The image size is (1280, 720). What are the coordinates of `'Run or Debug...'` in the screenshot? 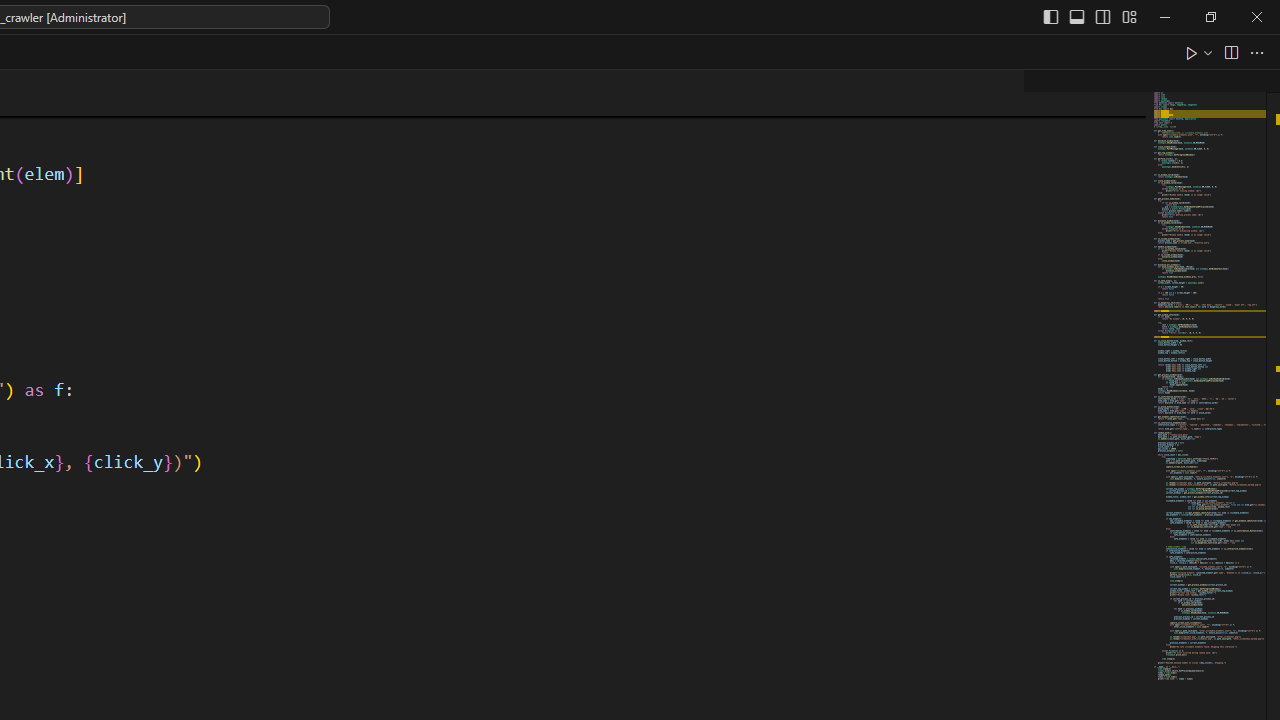 It's located at (1207, 51).